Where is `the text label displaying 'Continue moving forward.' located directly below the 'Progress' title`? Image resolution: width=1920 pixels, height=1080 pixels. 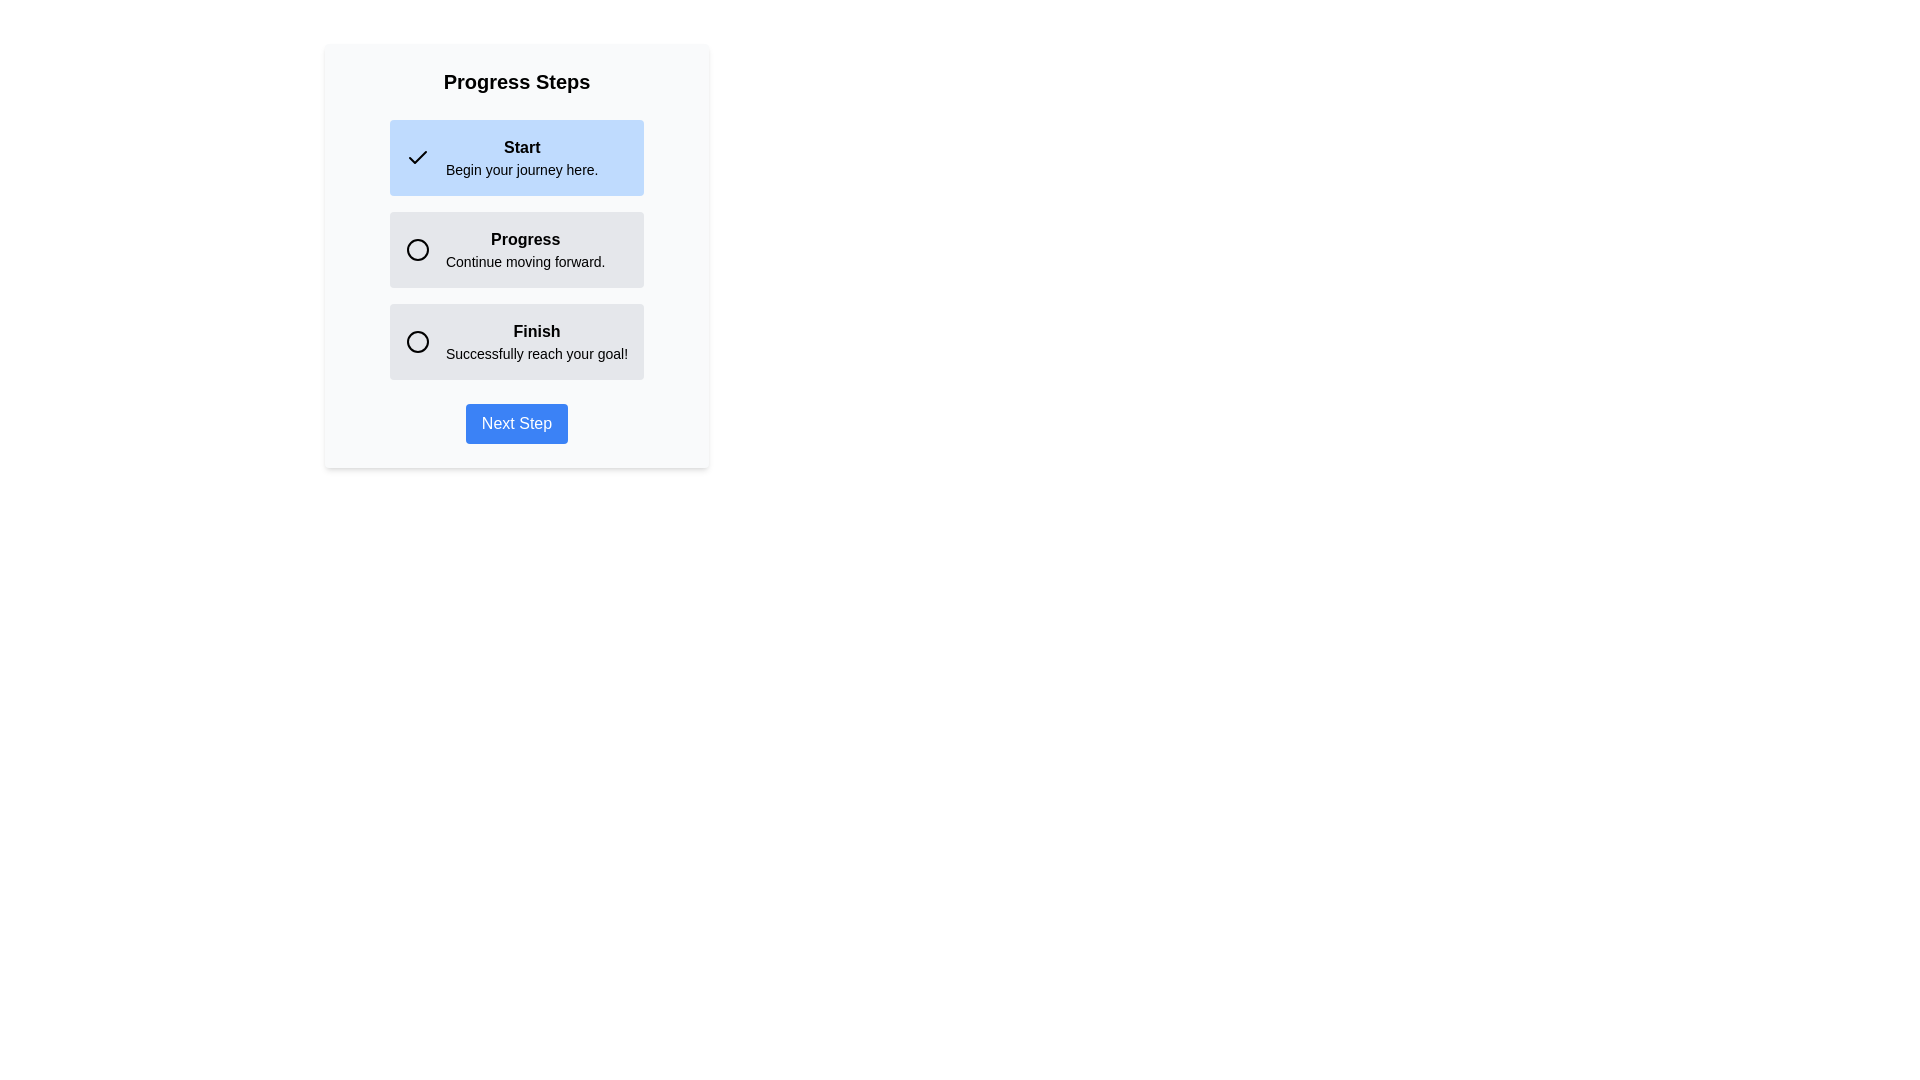
the text label displaying 'Continue moving forward.' located directly below the 'Progress' title is located at coordinates (525, 261).